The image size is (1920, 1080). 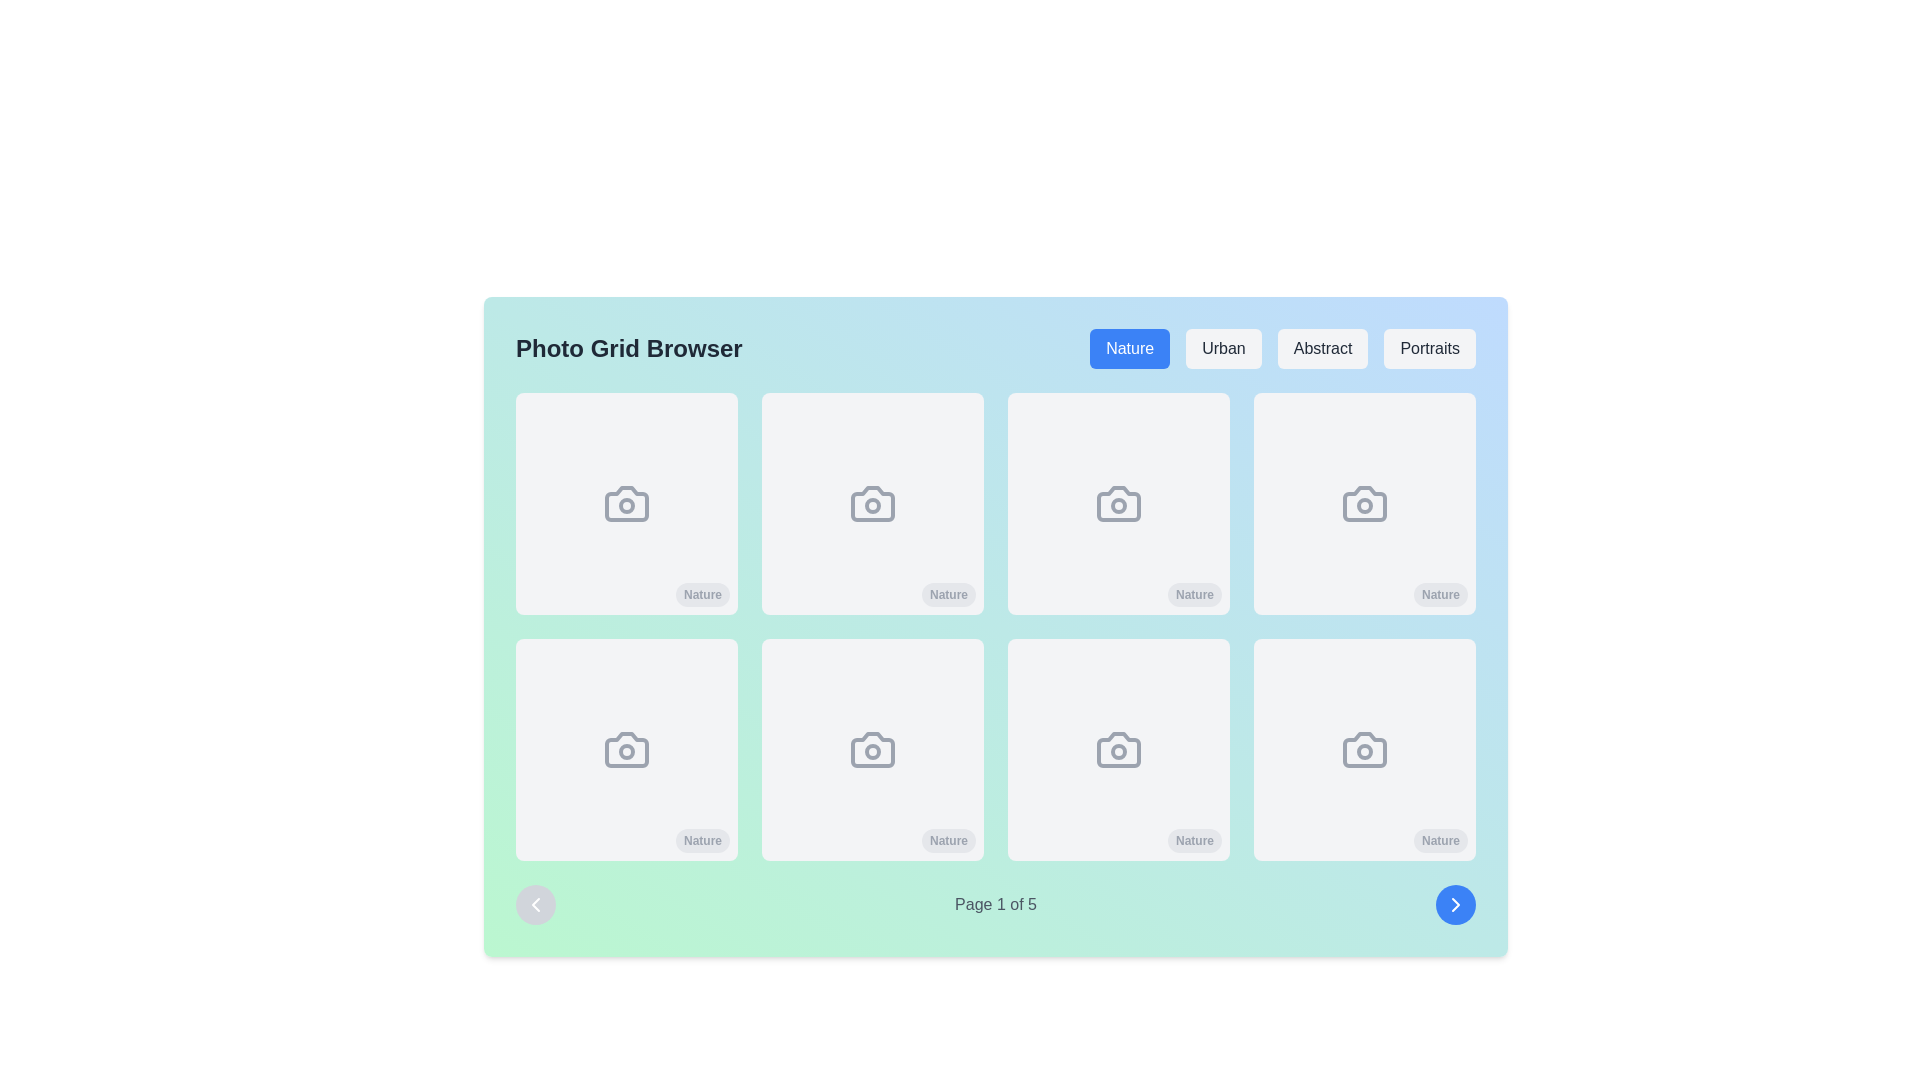 What do you see at coordinates (1117, 752) in the screenshot?
I see `the small circle located within the camera icon, which aligns with the lens area, in the bottom-right tile of the grid layout` at bounding box center [1117, 752].